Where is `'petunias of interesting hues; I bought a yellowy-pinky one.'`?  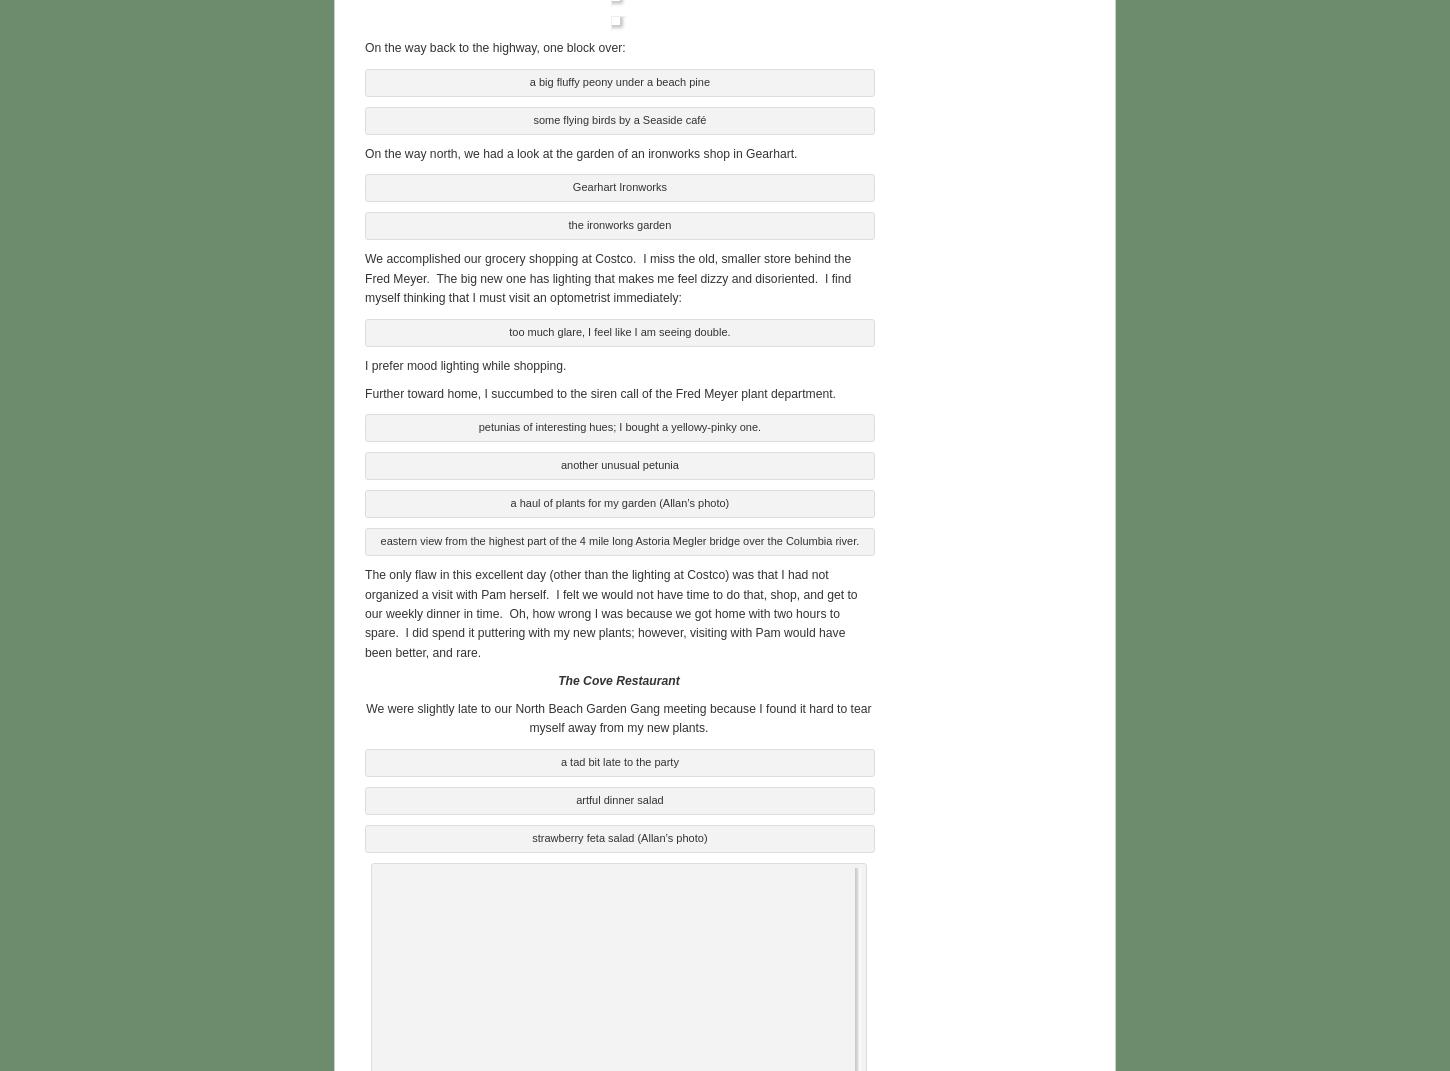 'petunias of interesting hues; I bought a yellowy-pinky one.' is located at coordinates (618, 424).